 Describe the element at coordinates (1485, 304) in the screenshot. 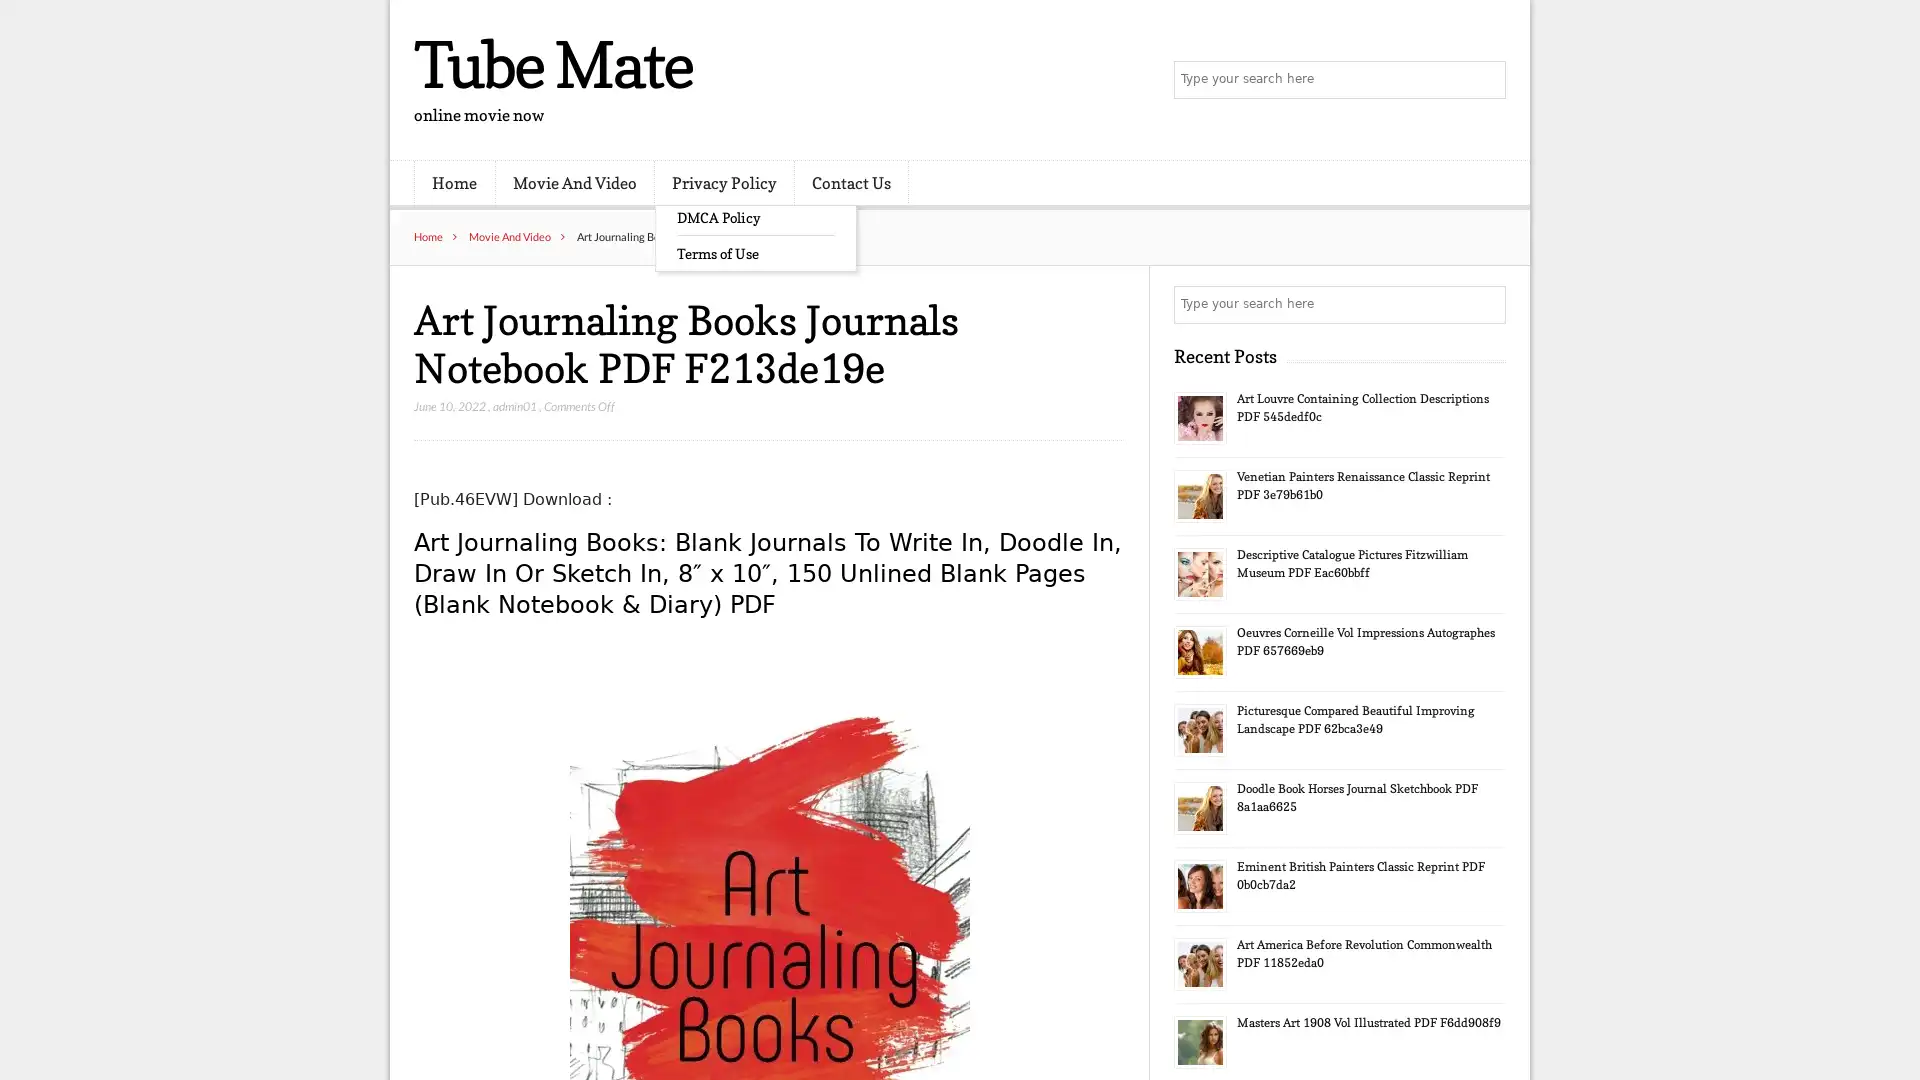

I see `Search` at that location.